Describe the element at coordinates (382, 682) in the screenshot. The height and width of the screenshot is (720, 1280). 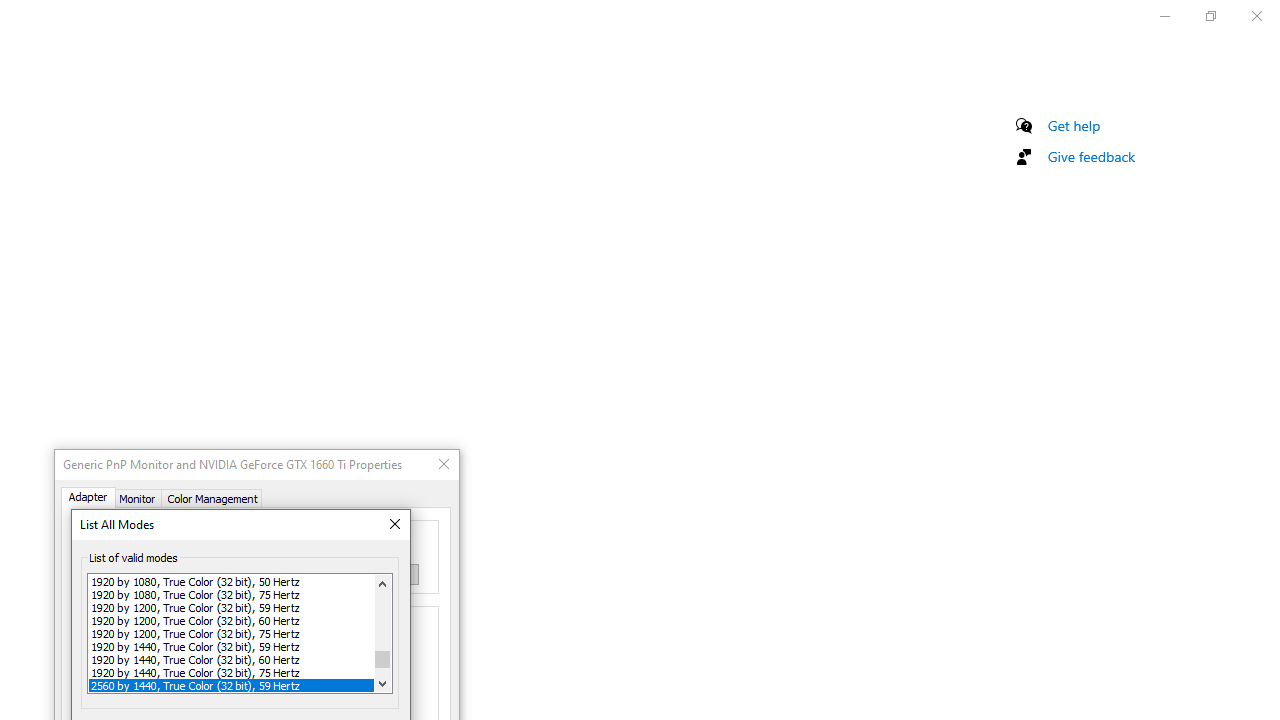
I see `'Line down'` at that location.